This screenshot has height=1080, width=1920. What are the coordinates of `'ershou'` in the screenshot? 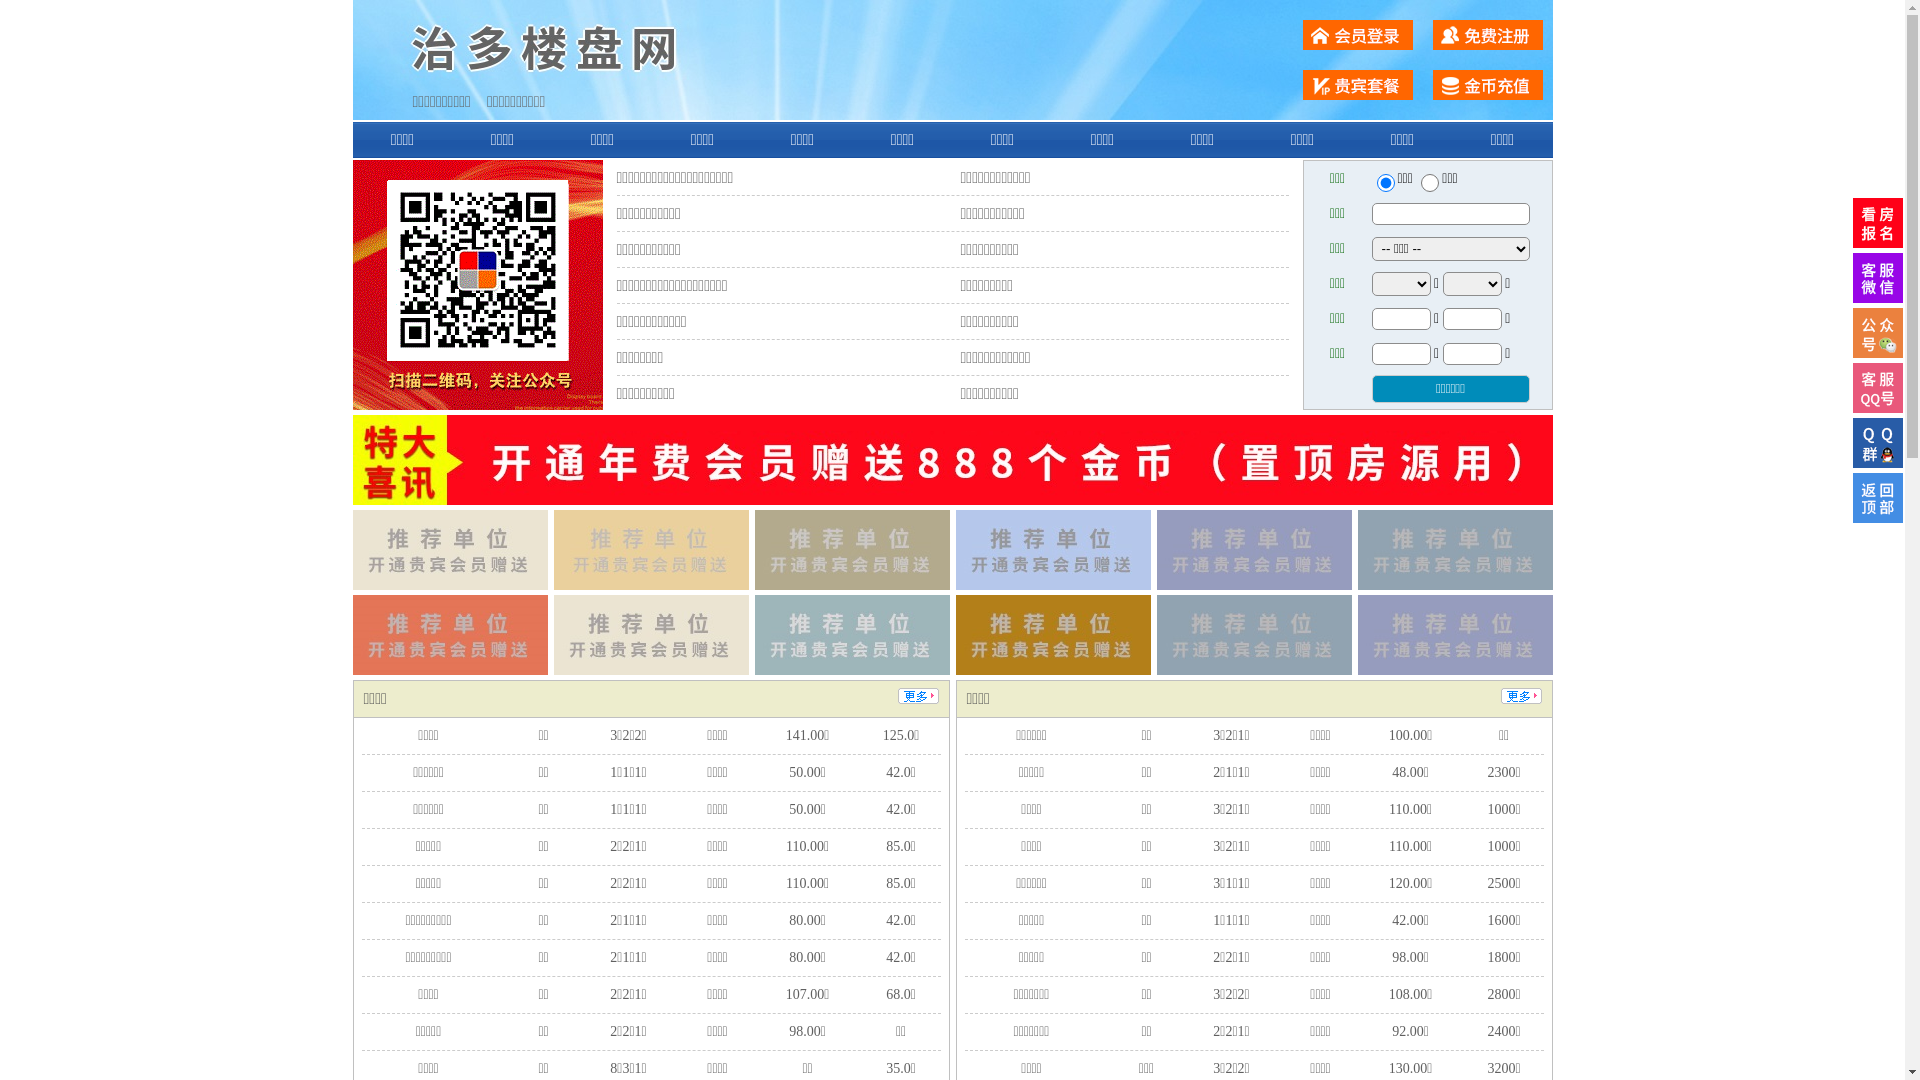 It's located at (1384, 182).